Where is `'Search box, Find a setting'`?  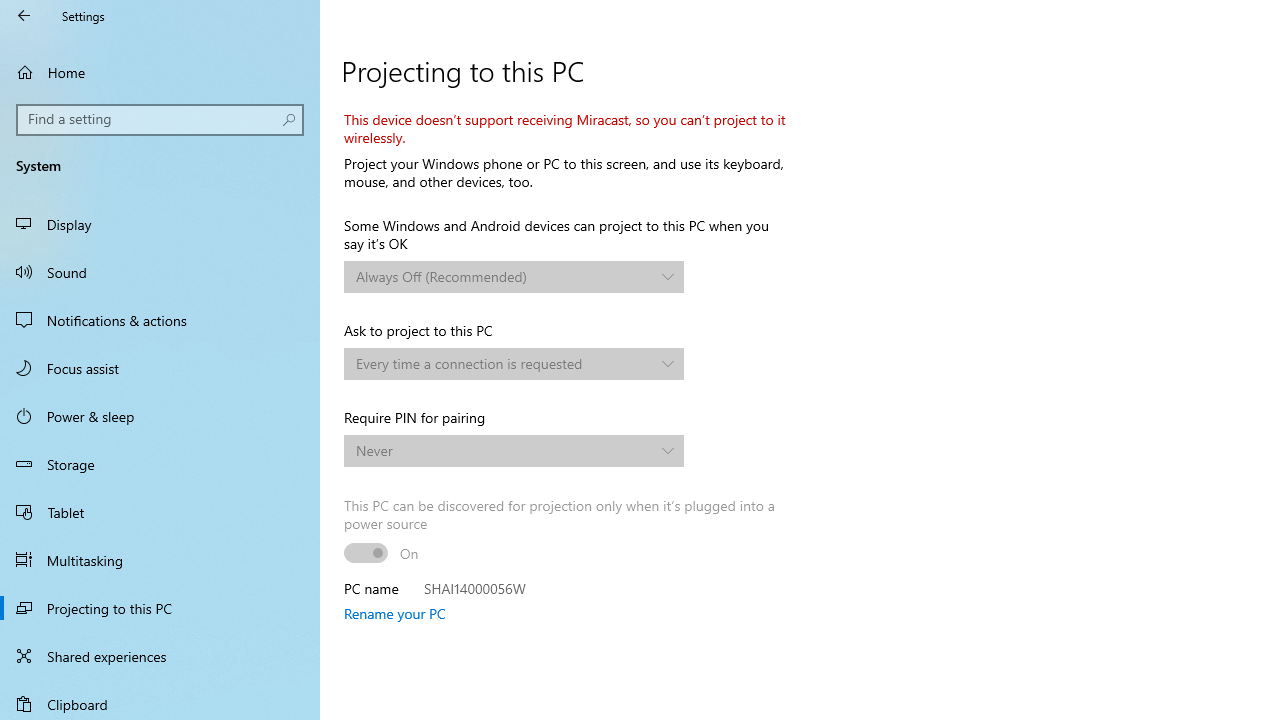
'Search box, Find a setting' is located at coordinates (160, 119).